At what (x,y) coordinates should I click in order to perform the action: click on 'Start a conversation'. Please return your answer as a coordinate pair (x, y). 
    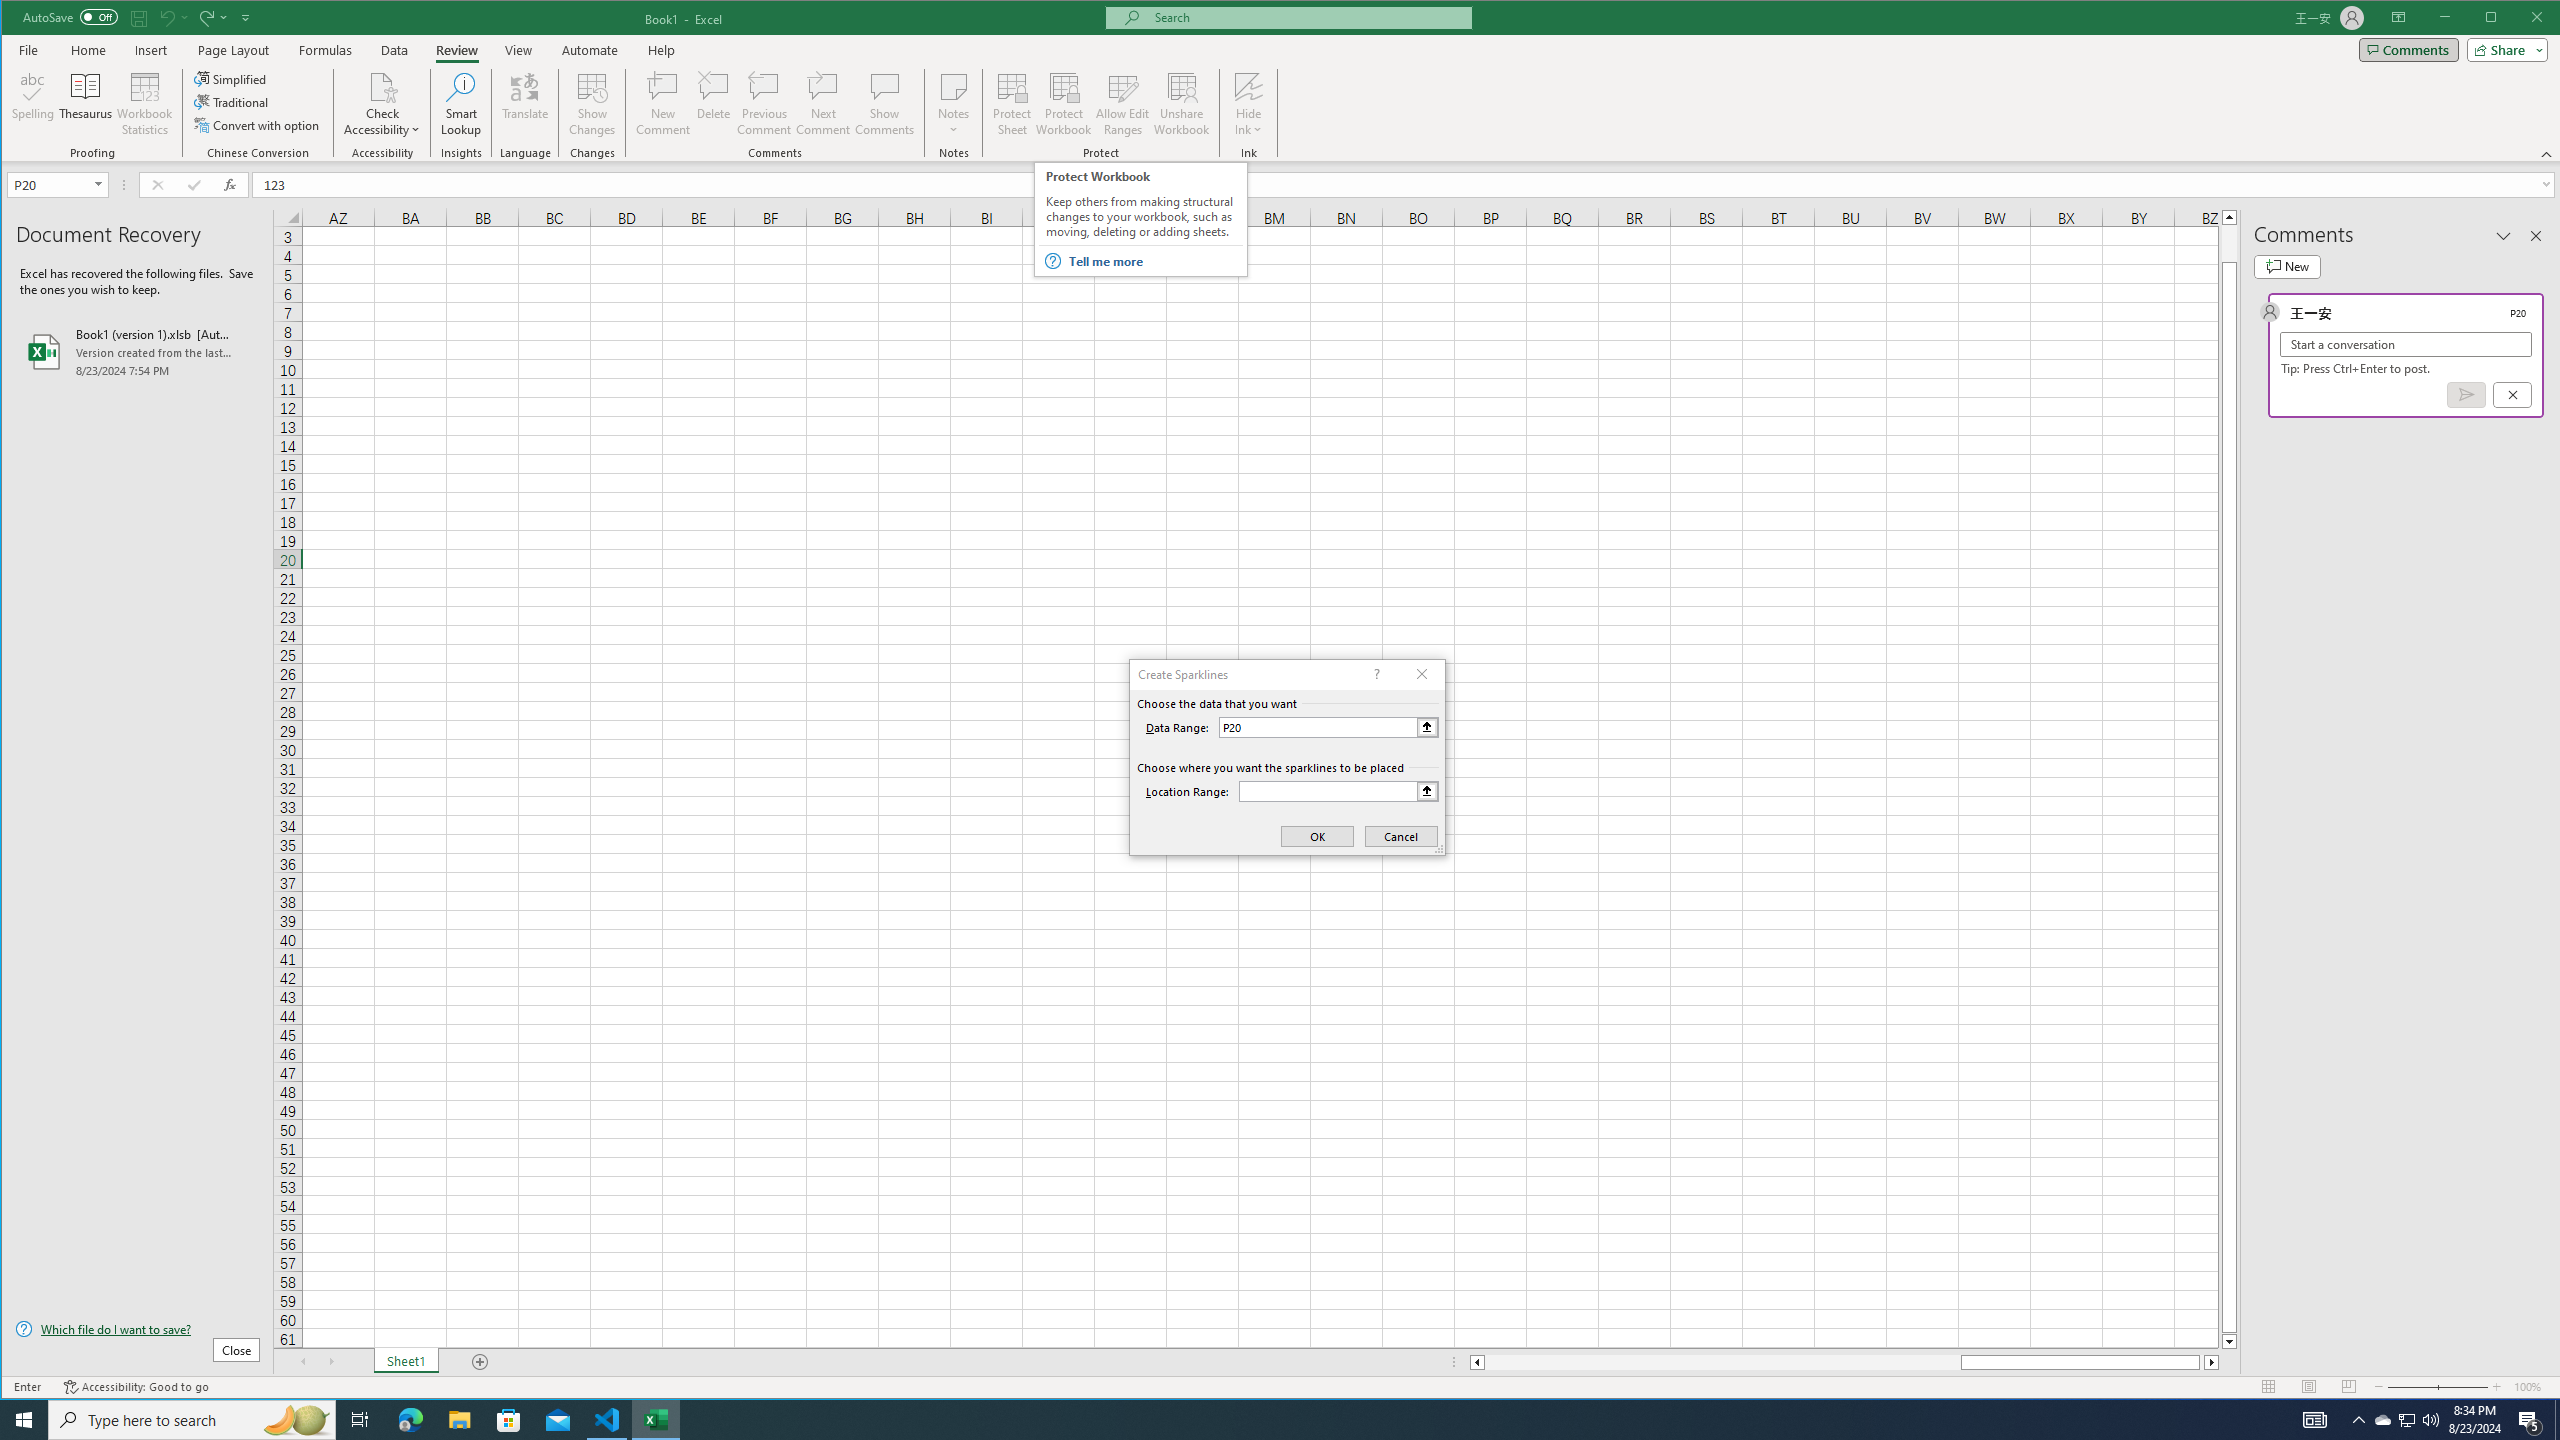
    Looking at the image, I should click on (2405, 344).